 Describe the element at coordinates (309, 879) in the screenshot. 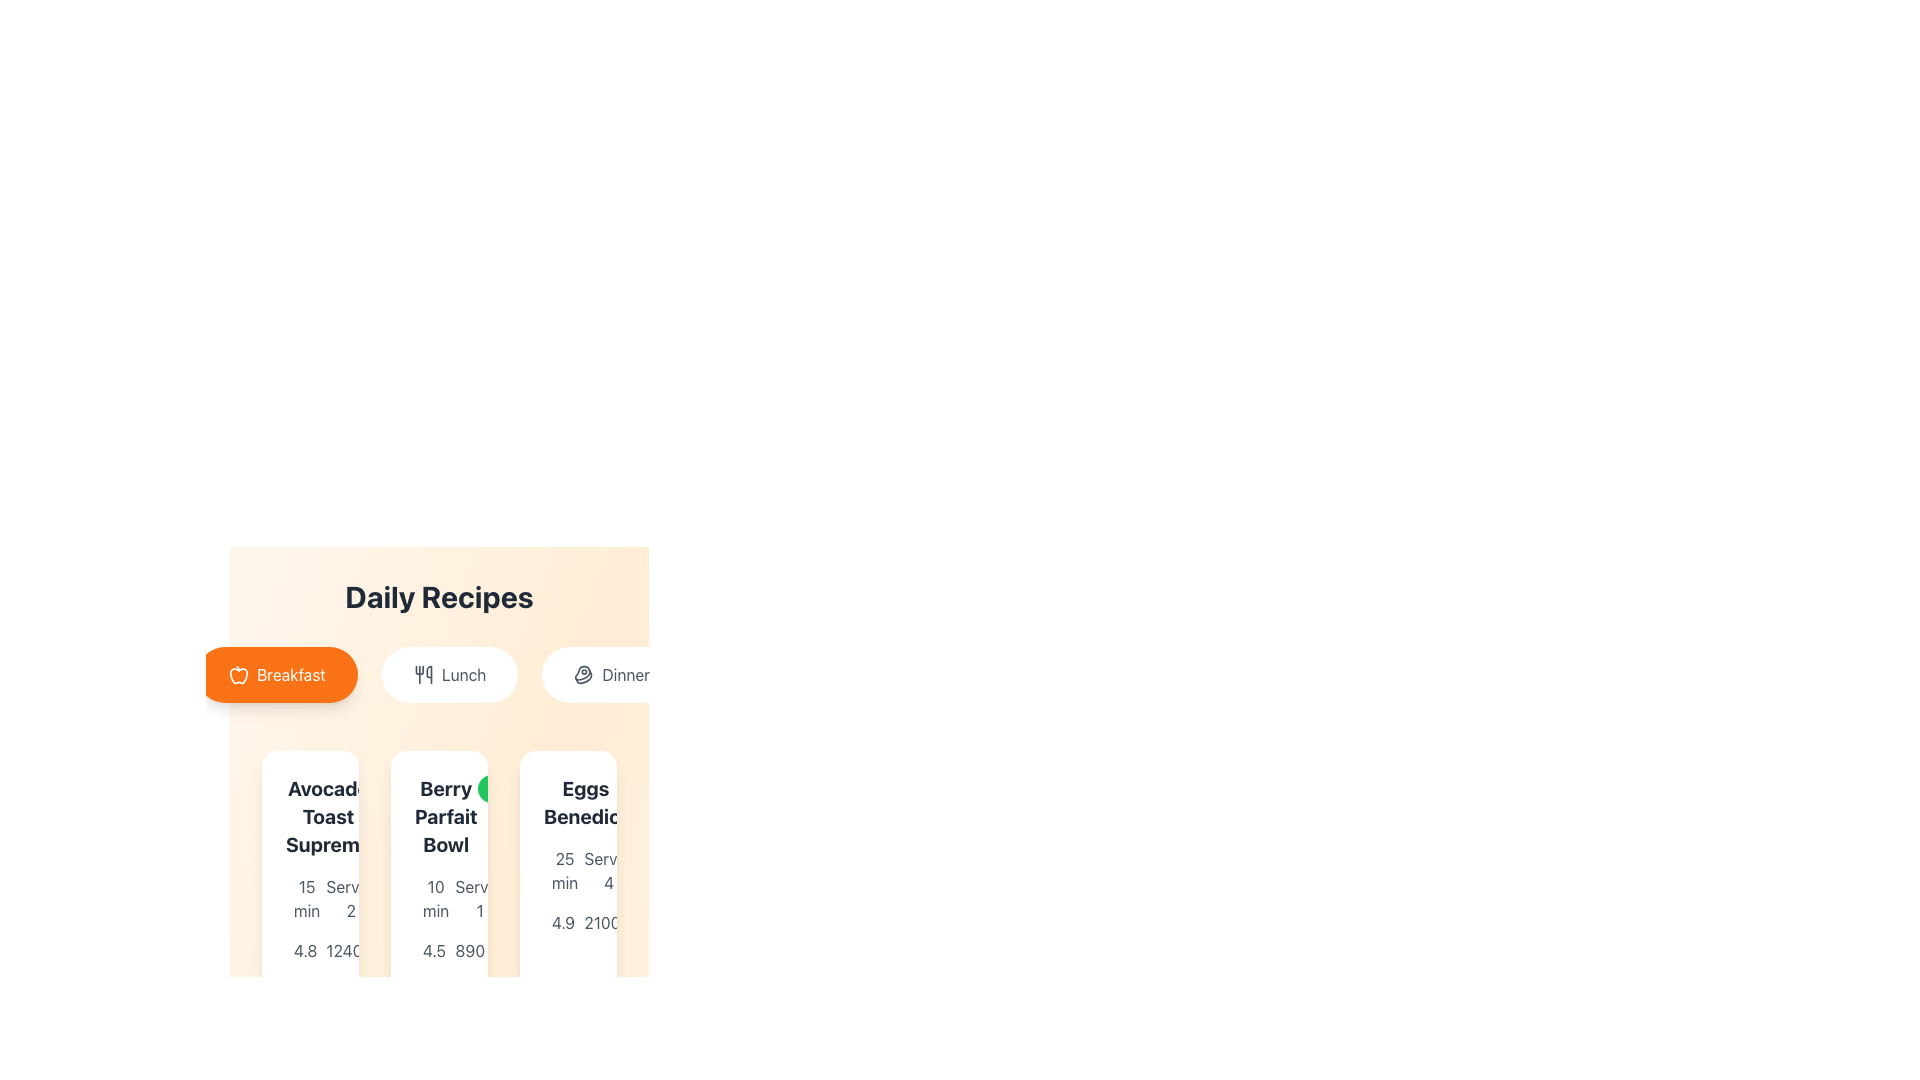

I see `the rating or likes count of the Recipe Card located in the first column and first row of the grid layout to see detailed reviews` at that location.